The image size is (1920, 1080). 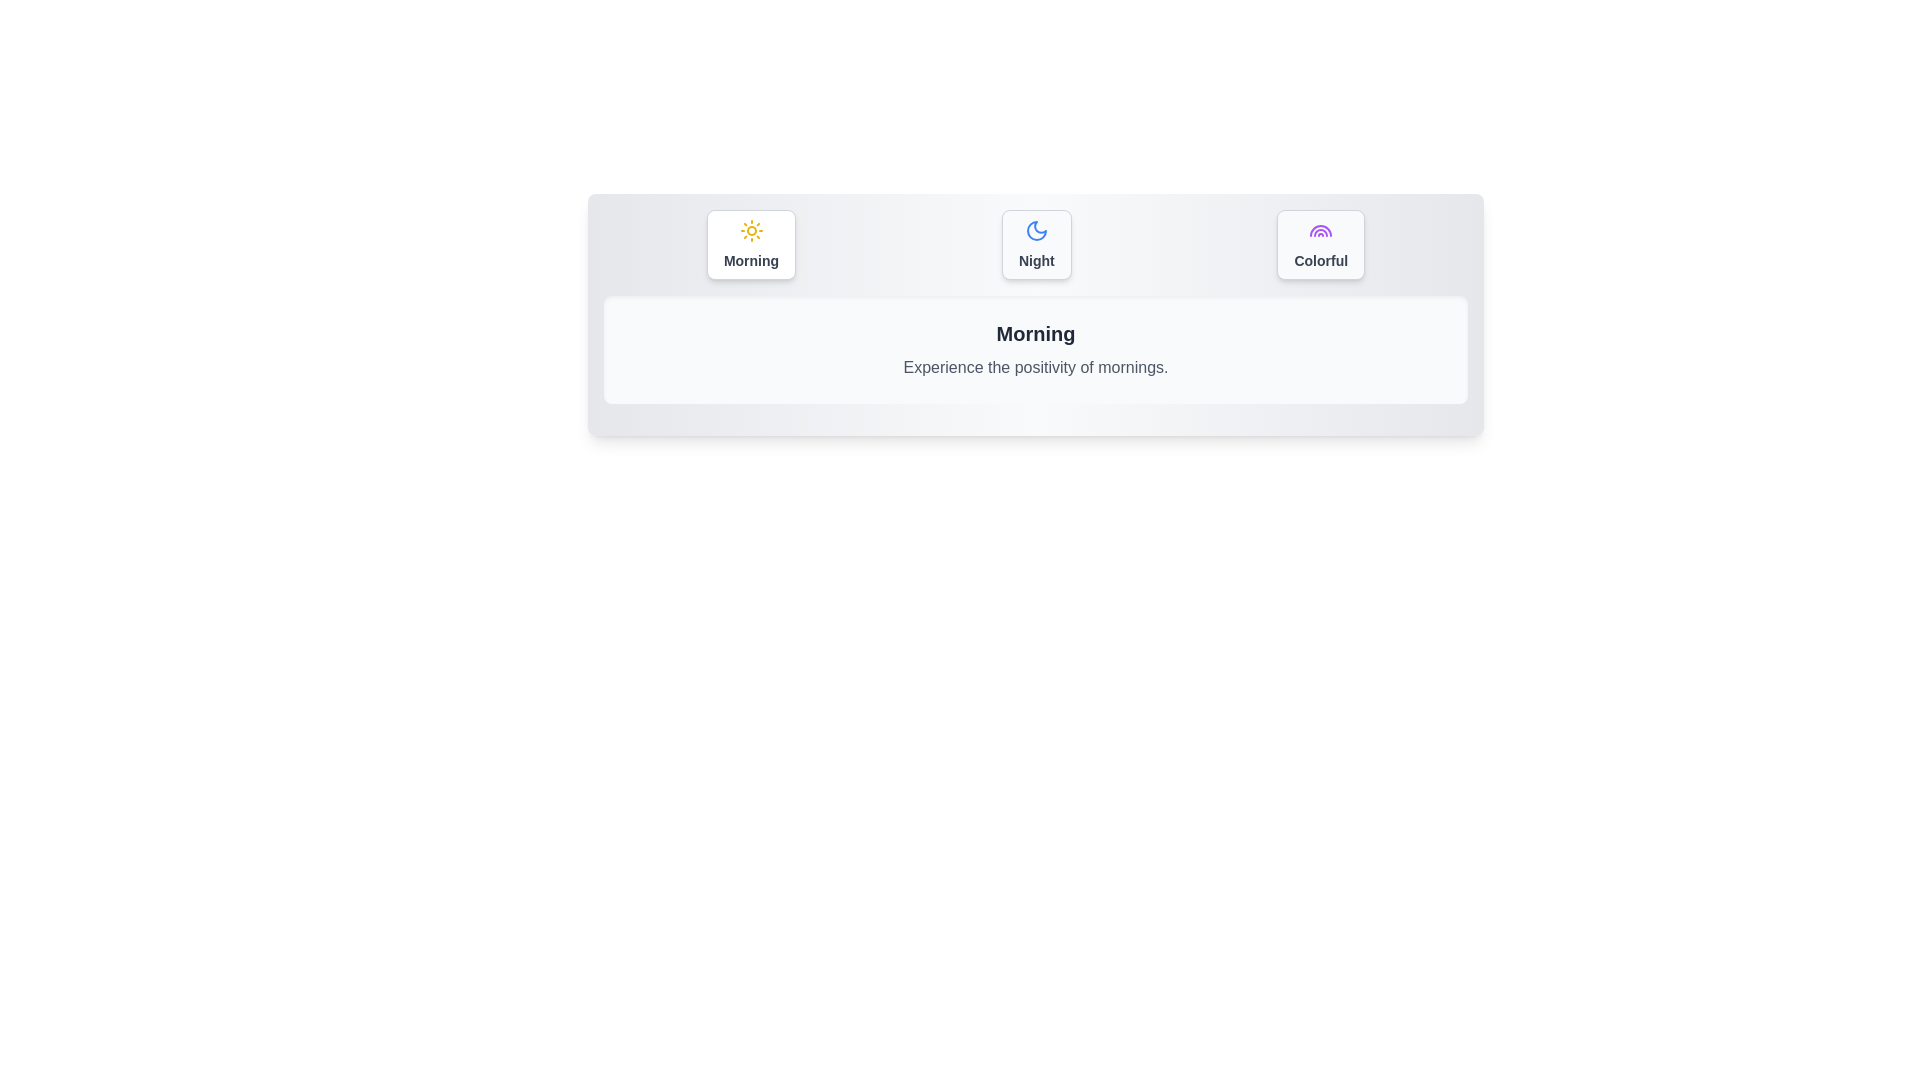 I want to click on the tab button labeled 'Night' to switch to that tab, so click(x=1036, y=244).